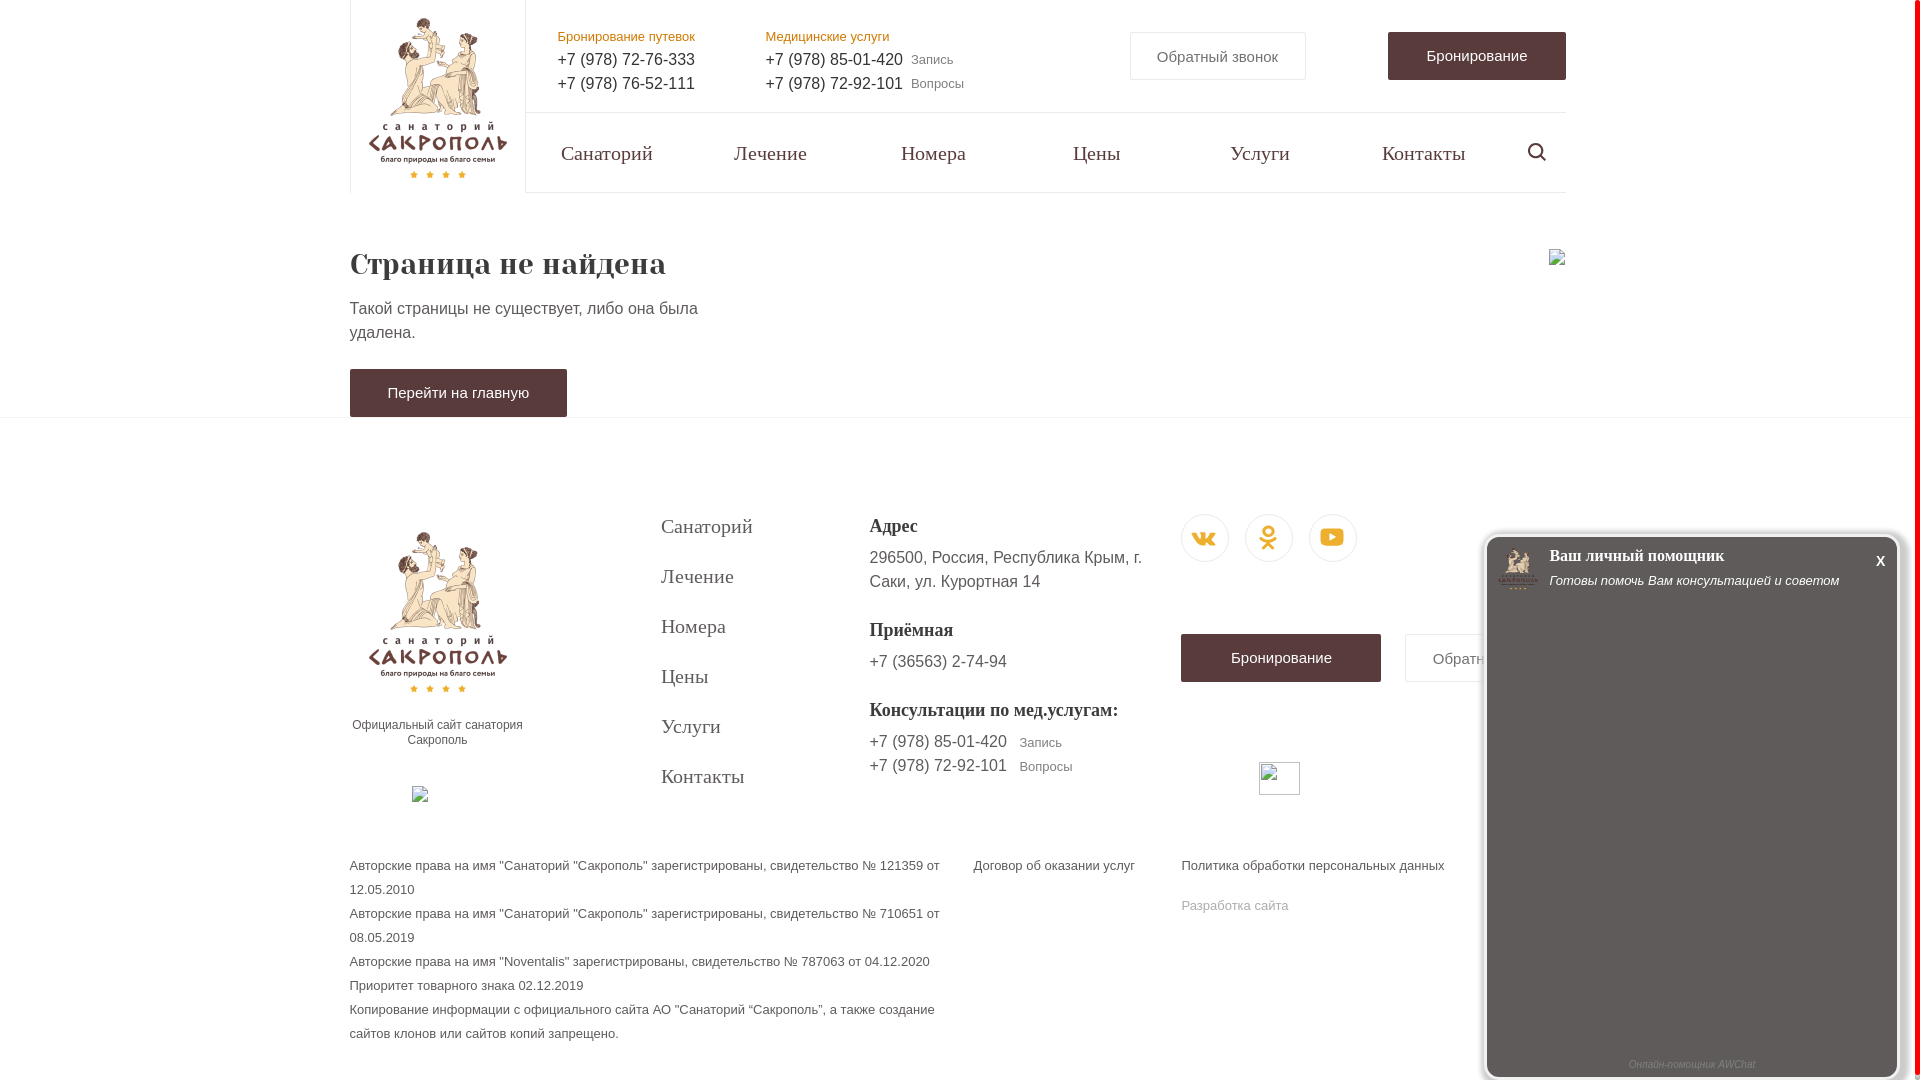 Image resolution: width=1920 pixels, height=1080 pixels. What do you see at coordinates (868, 741) in the screenshot?
I see `'+7 (978) 85-01-420'` at bounding box center [868, 741].